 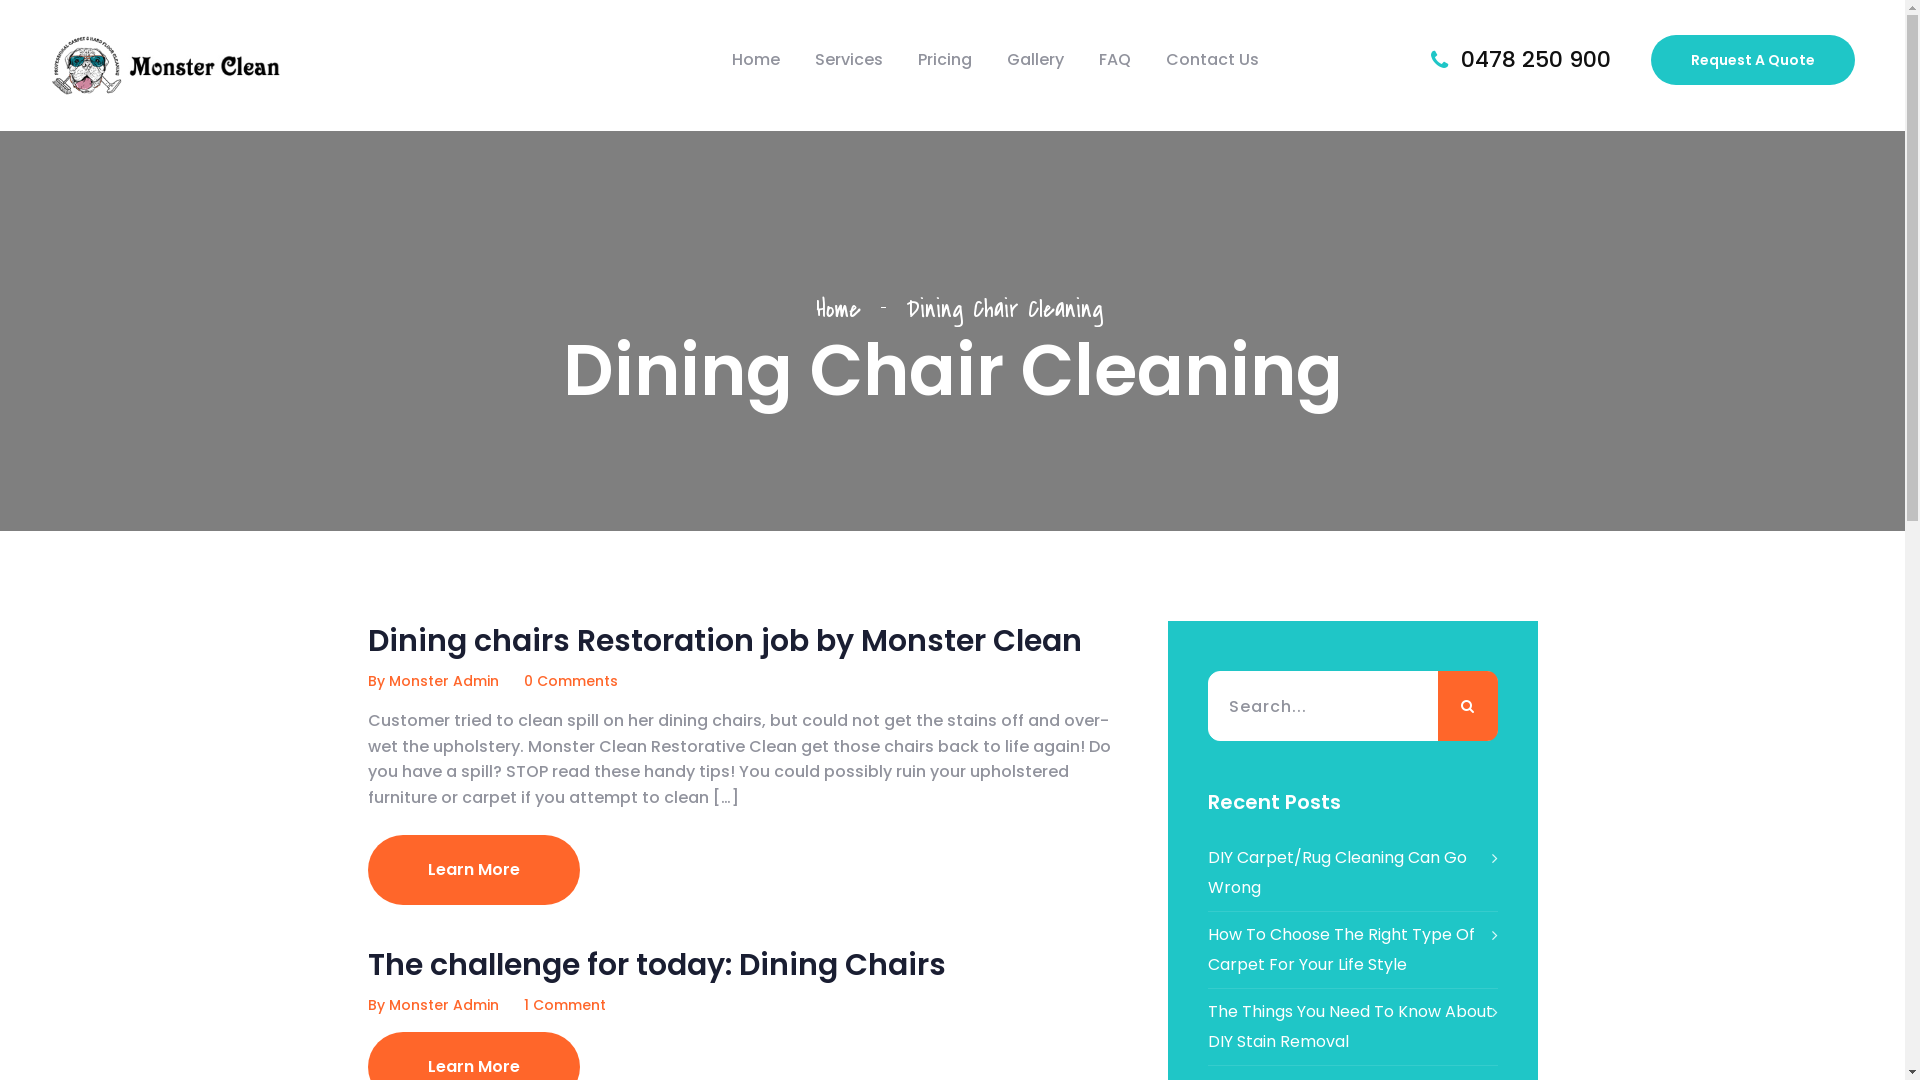 What do you see at coordinates (1035, 59) in the screenshot?
I see `'Gallery'` at bounding box center [1035, 59].